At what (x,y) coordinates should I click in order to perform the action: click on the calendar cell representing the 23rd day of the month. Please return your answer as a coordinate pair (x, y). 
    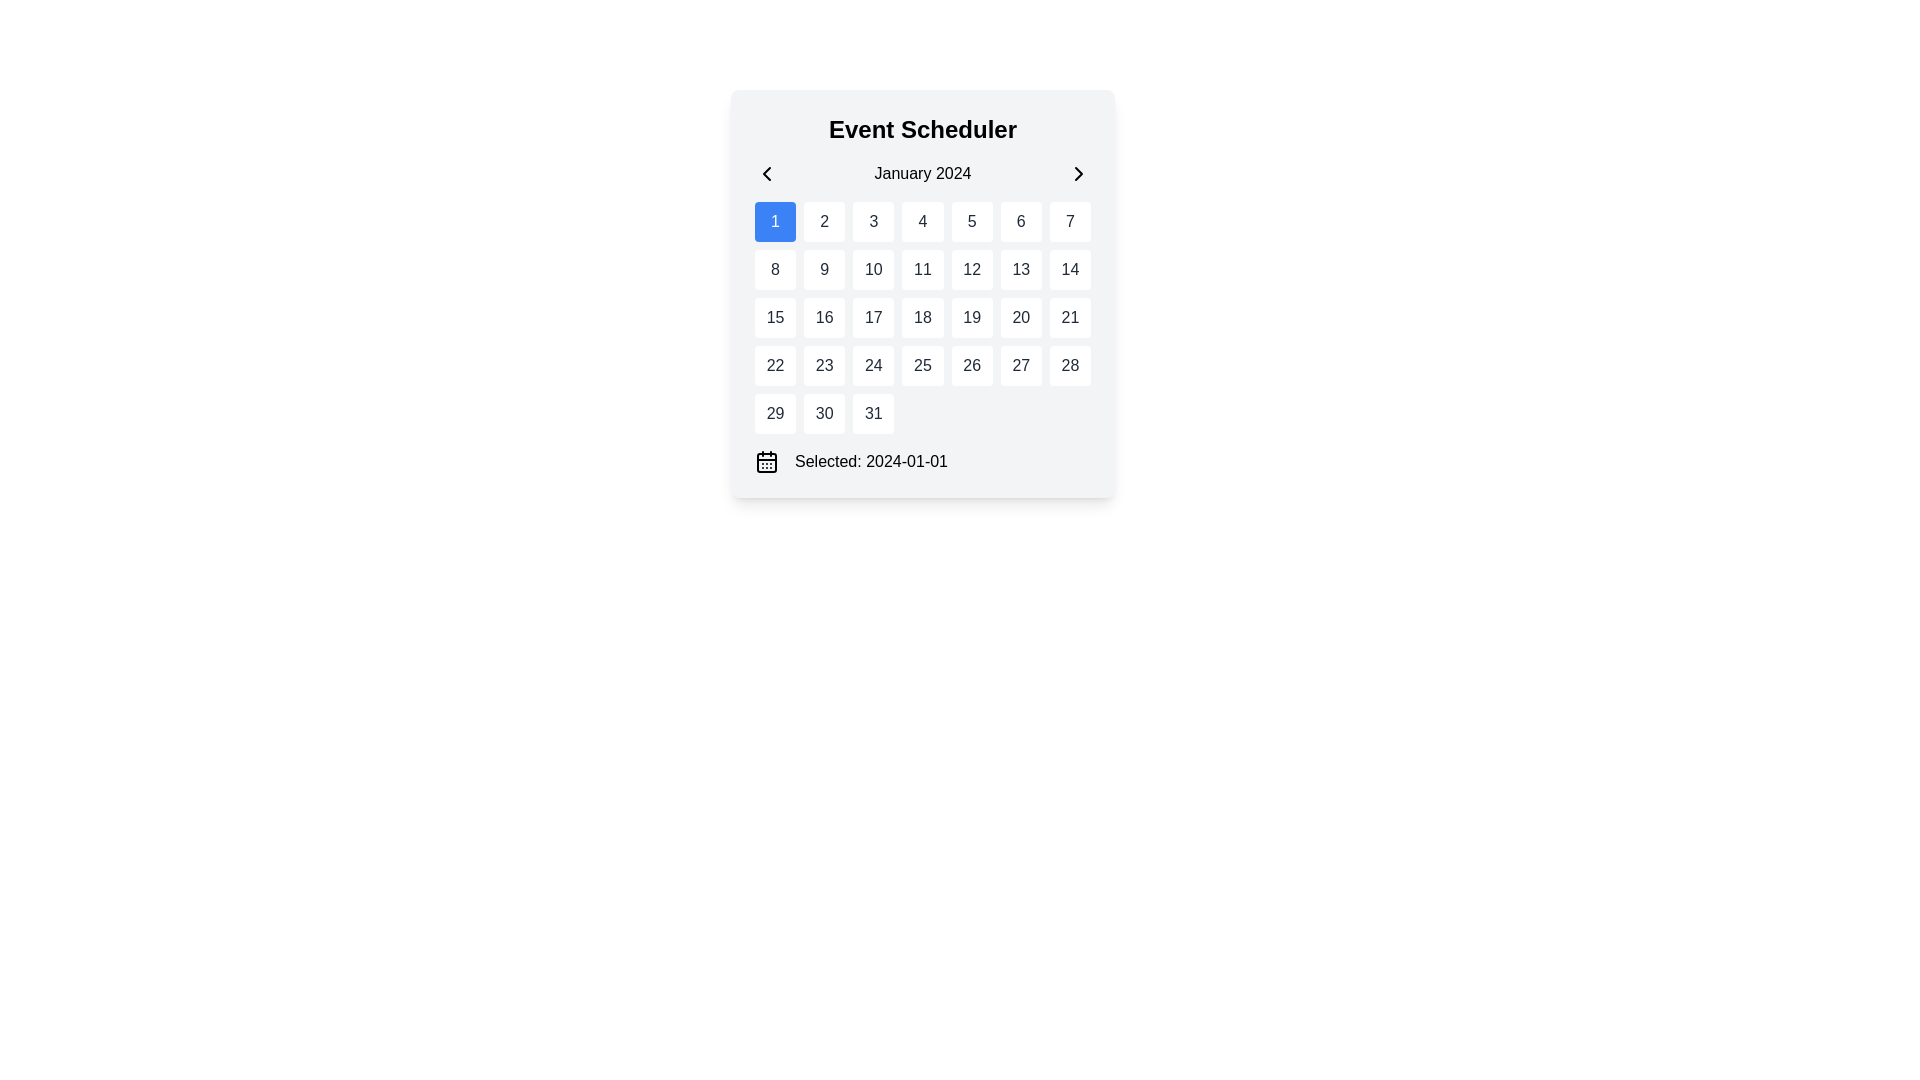
    Looking at the image, I should click on (824, 366).